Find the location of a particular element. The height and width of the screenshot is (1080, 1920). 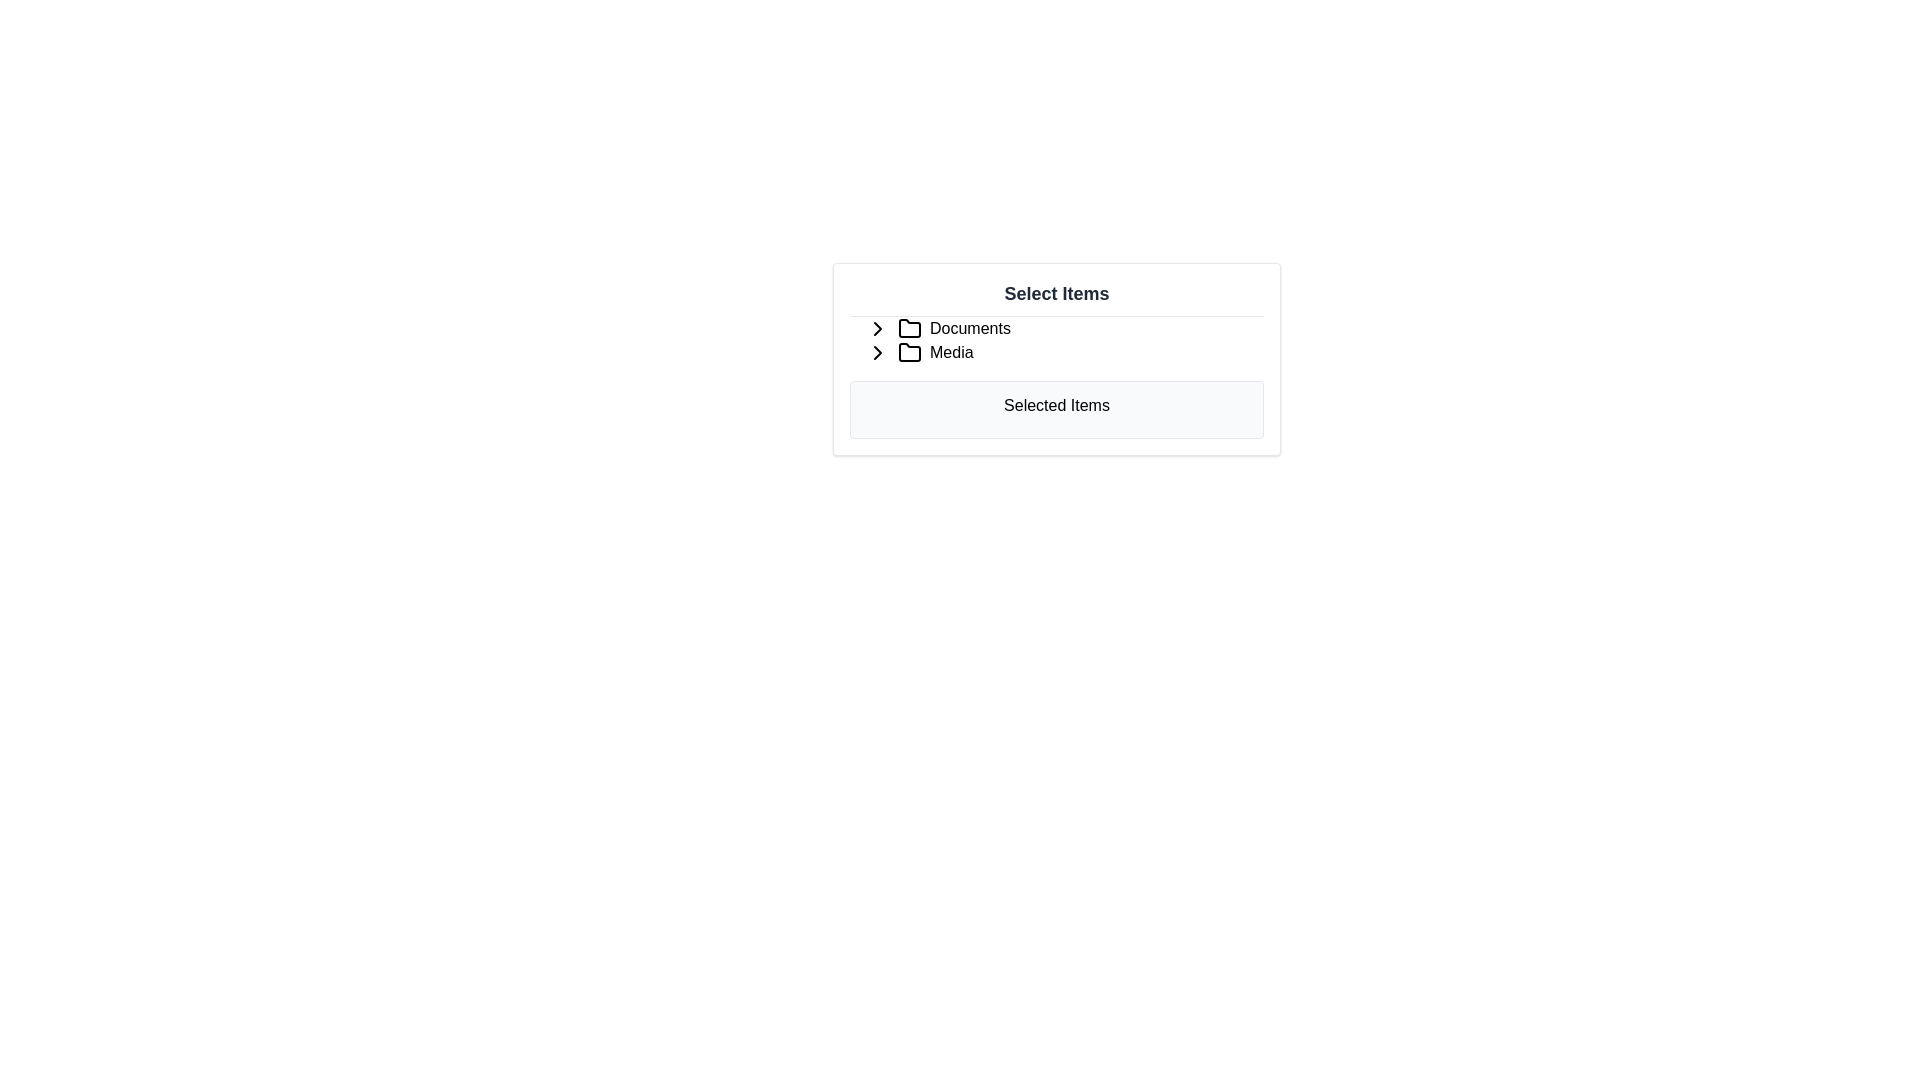

the Right-chevron icon next to the 'Media' label in the 'Select Items' list is located at coordinates (878, 352).